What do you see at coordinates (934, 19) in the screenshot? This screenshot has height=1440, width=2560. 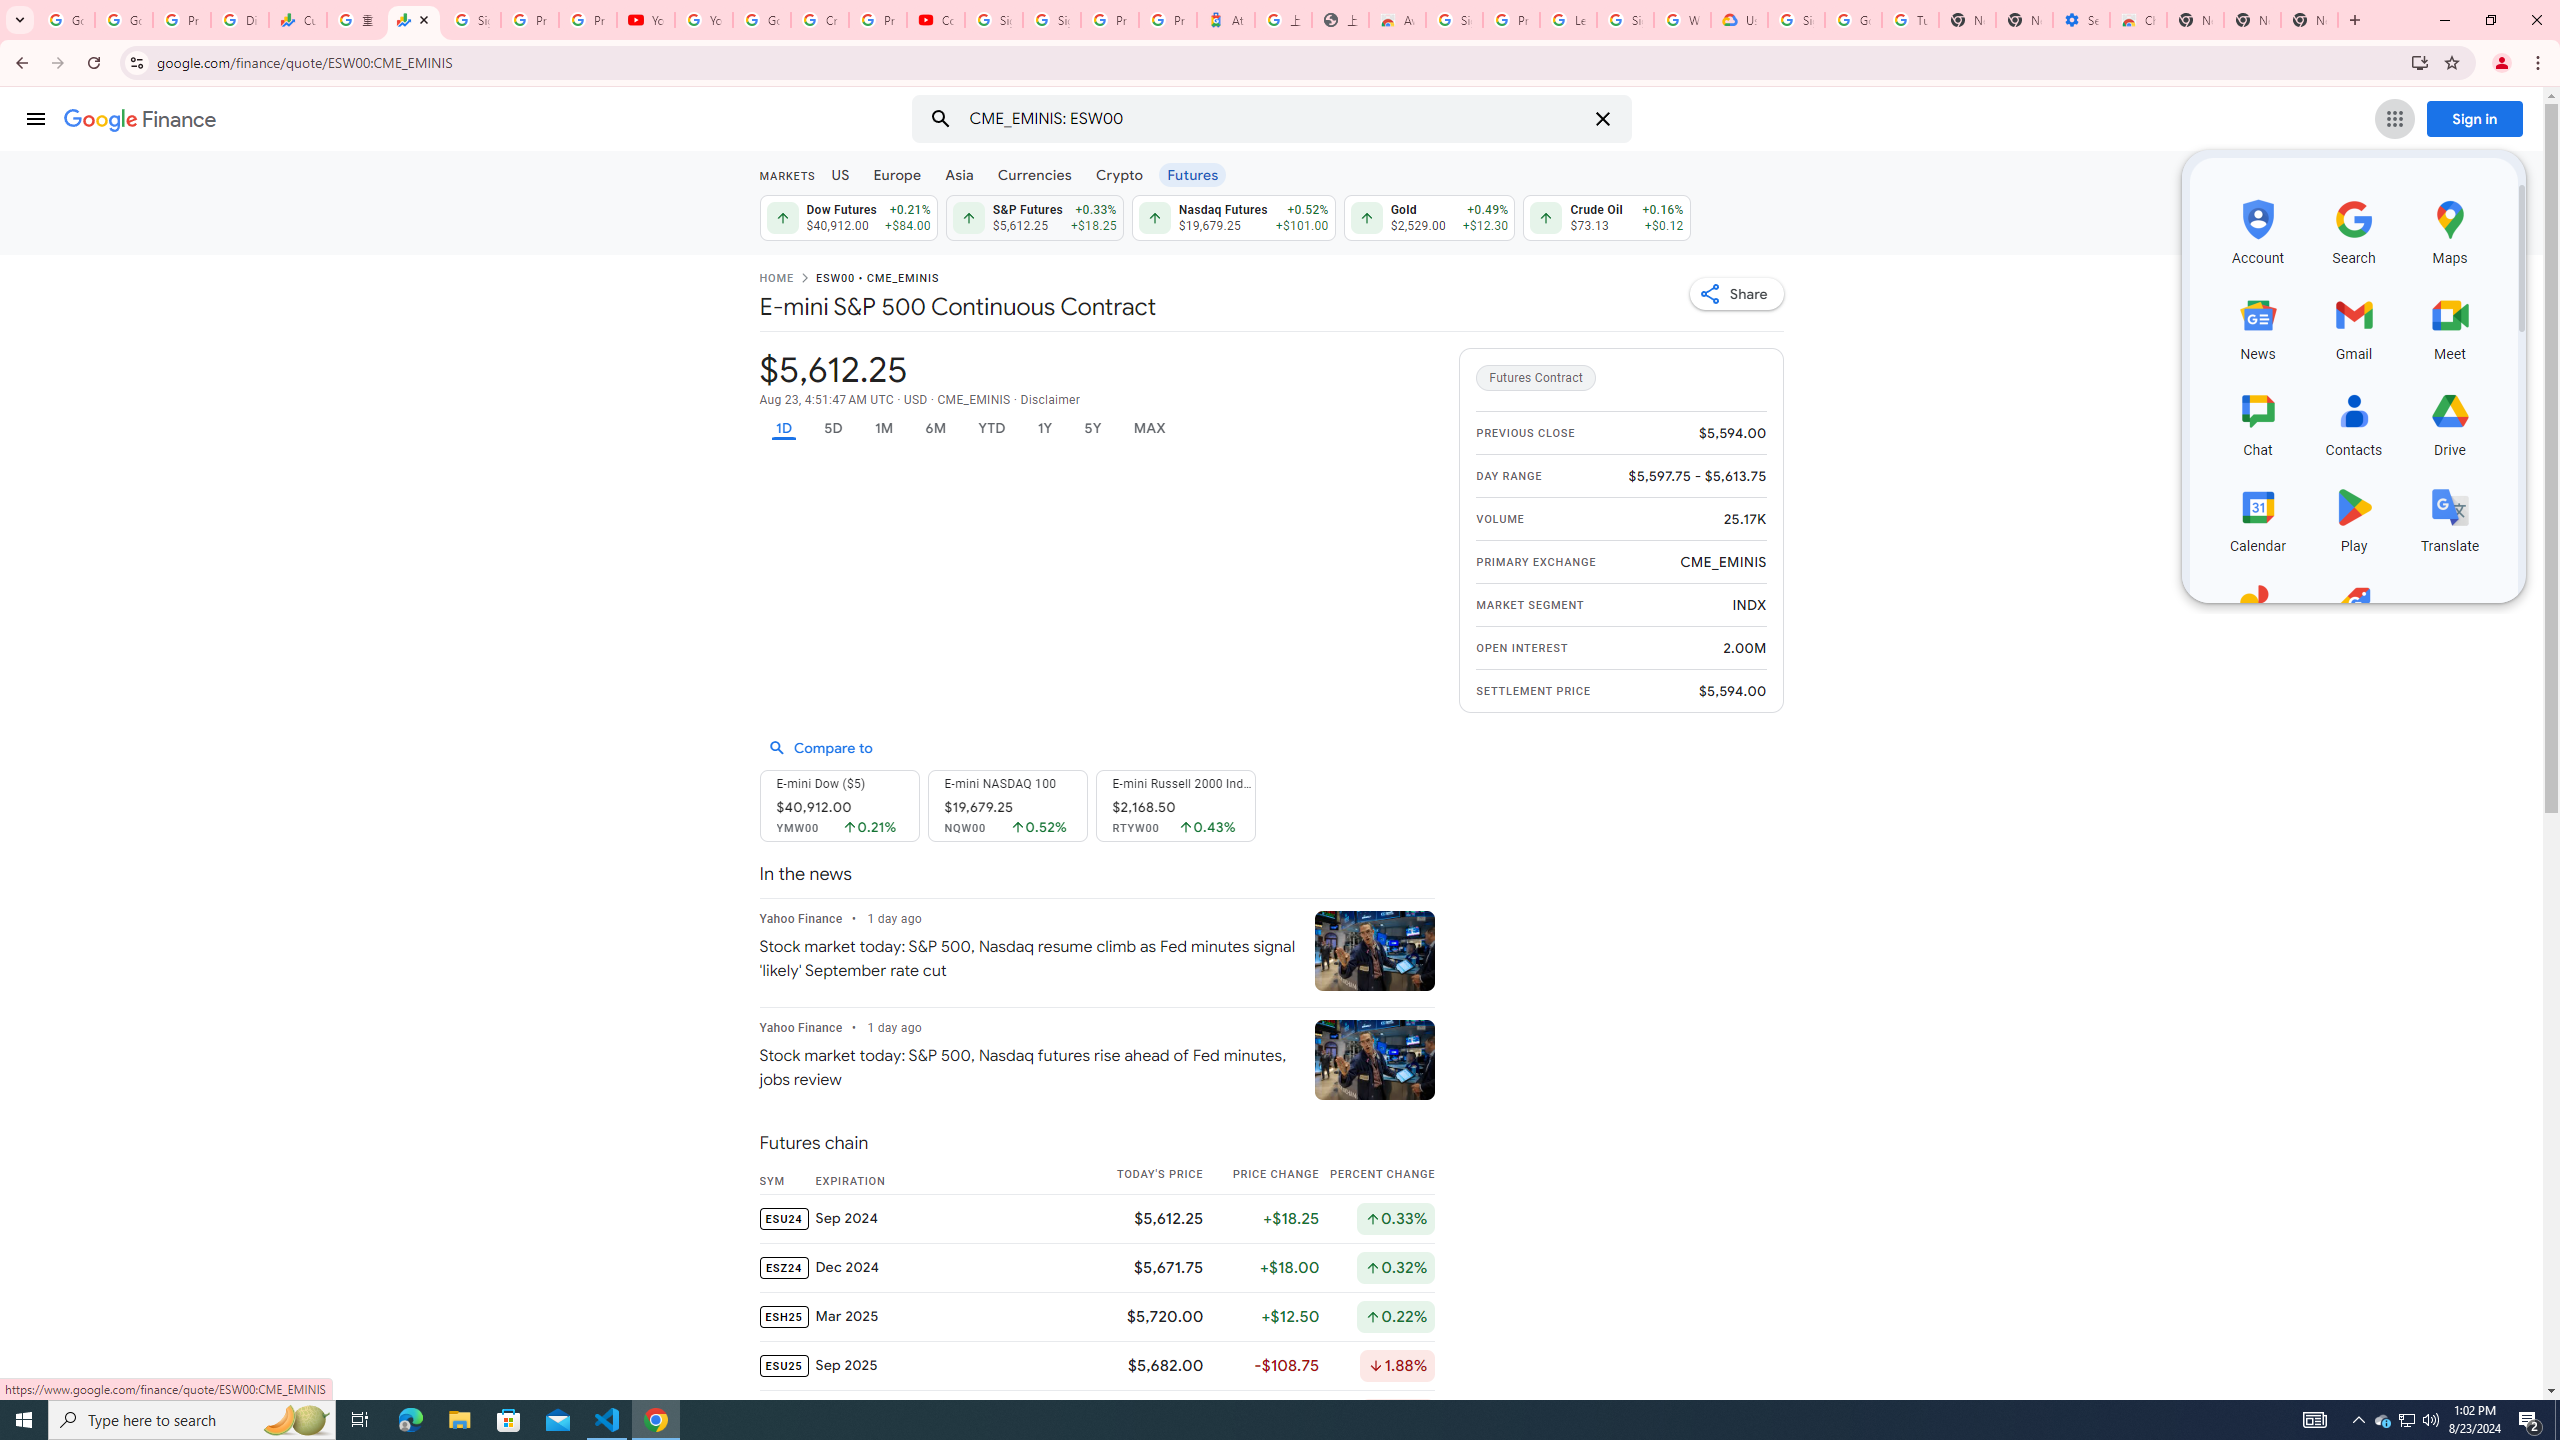 I see `'Content Creator Programs & Opportunities - YouTube Creators'` at bounding box center [934, 19].